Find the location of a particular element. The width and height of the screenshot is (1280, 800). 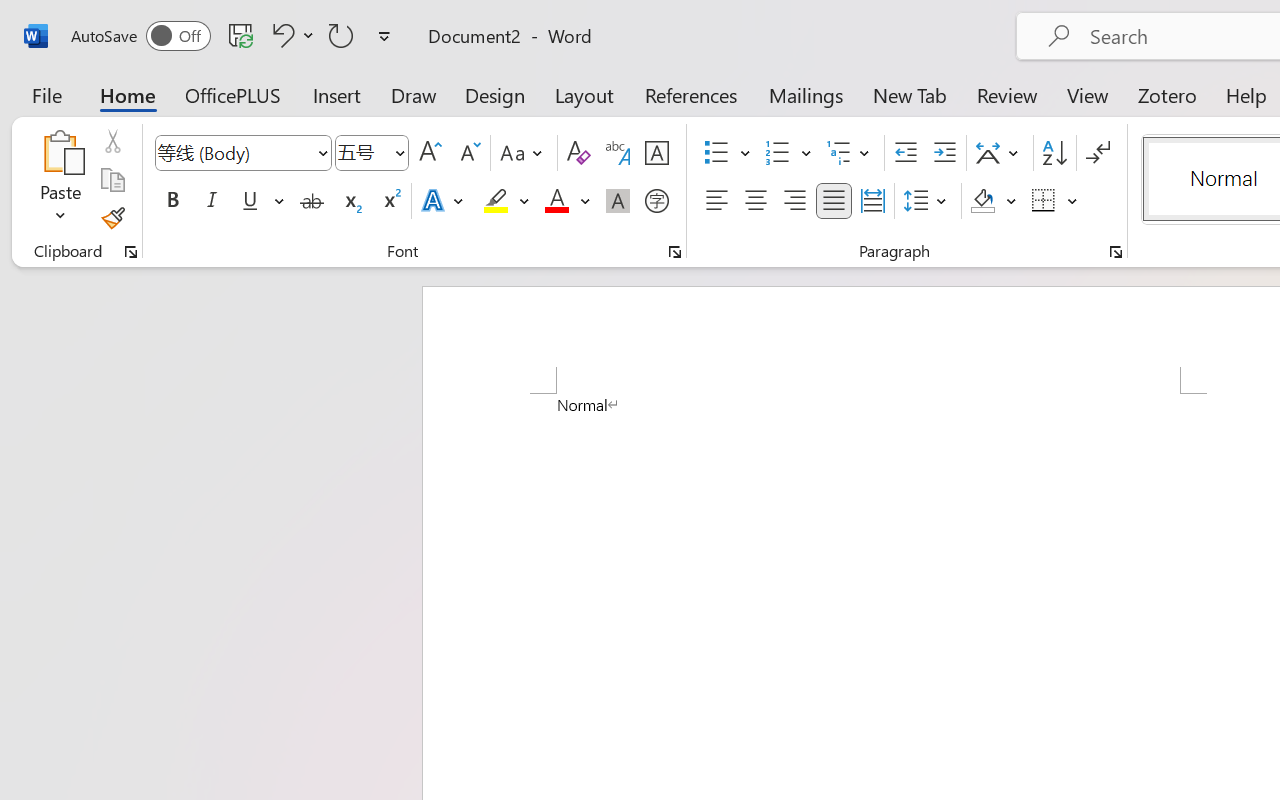

'Font Size' is located at coordinates (362, 152).